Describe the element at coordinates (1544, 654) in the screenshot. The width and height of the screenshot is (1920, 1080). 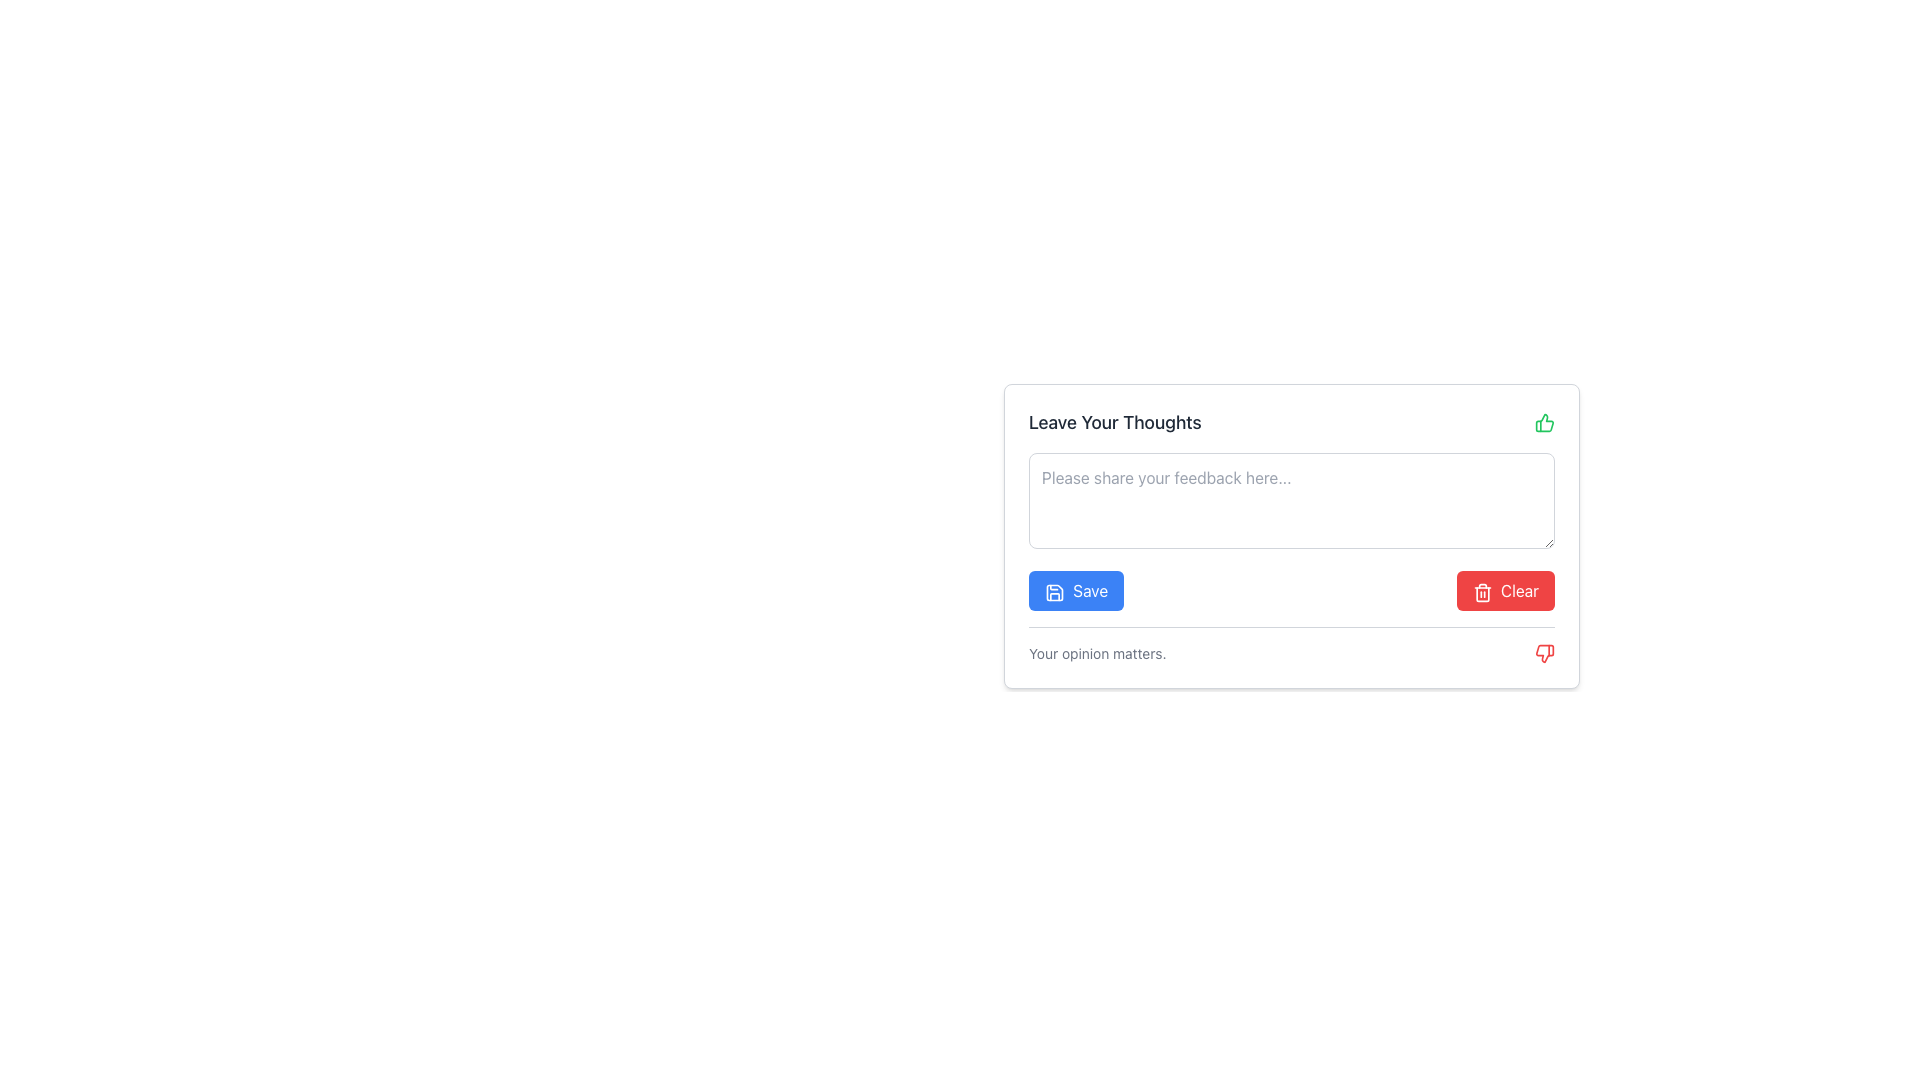
I see `the visual appearance of the lower segment of the thumbs-down icon, which symbolizes negative feedback and is located at the bottom right corner of the interface, adjacent to the 'Clear' button in the feedback submission component` at that location.